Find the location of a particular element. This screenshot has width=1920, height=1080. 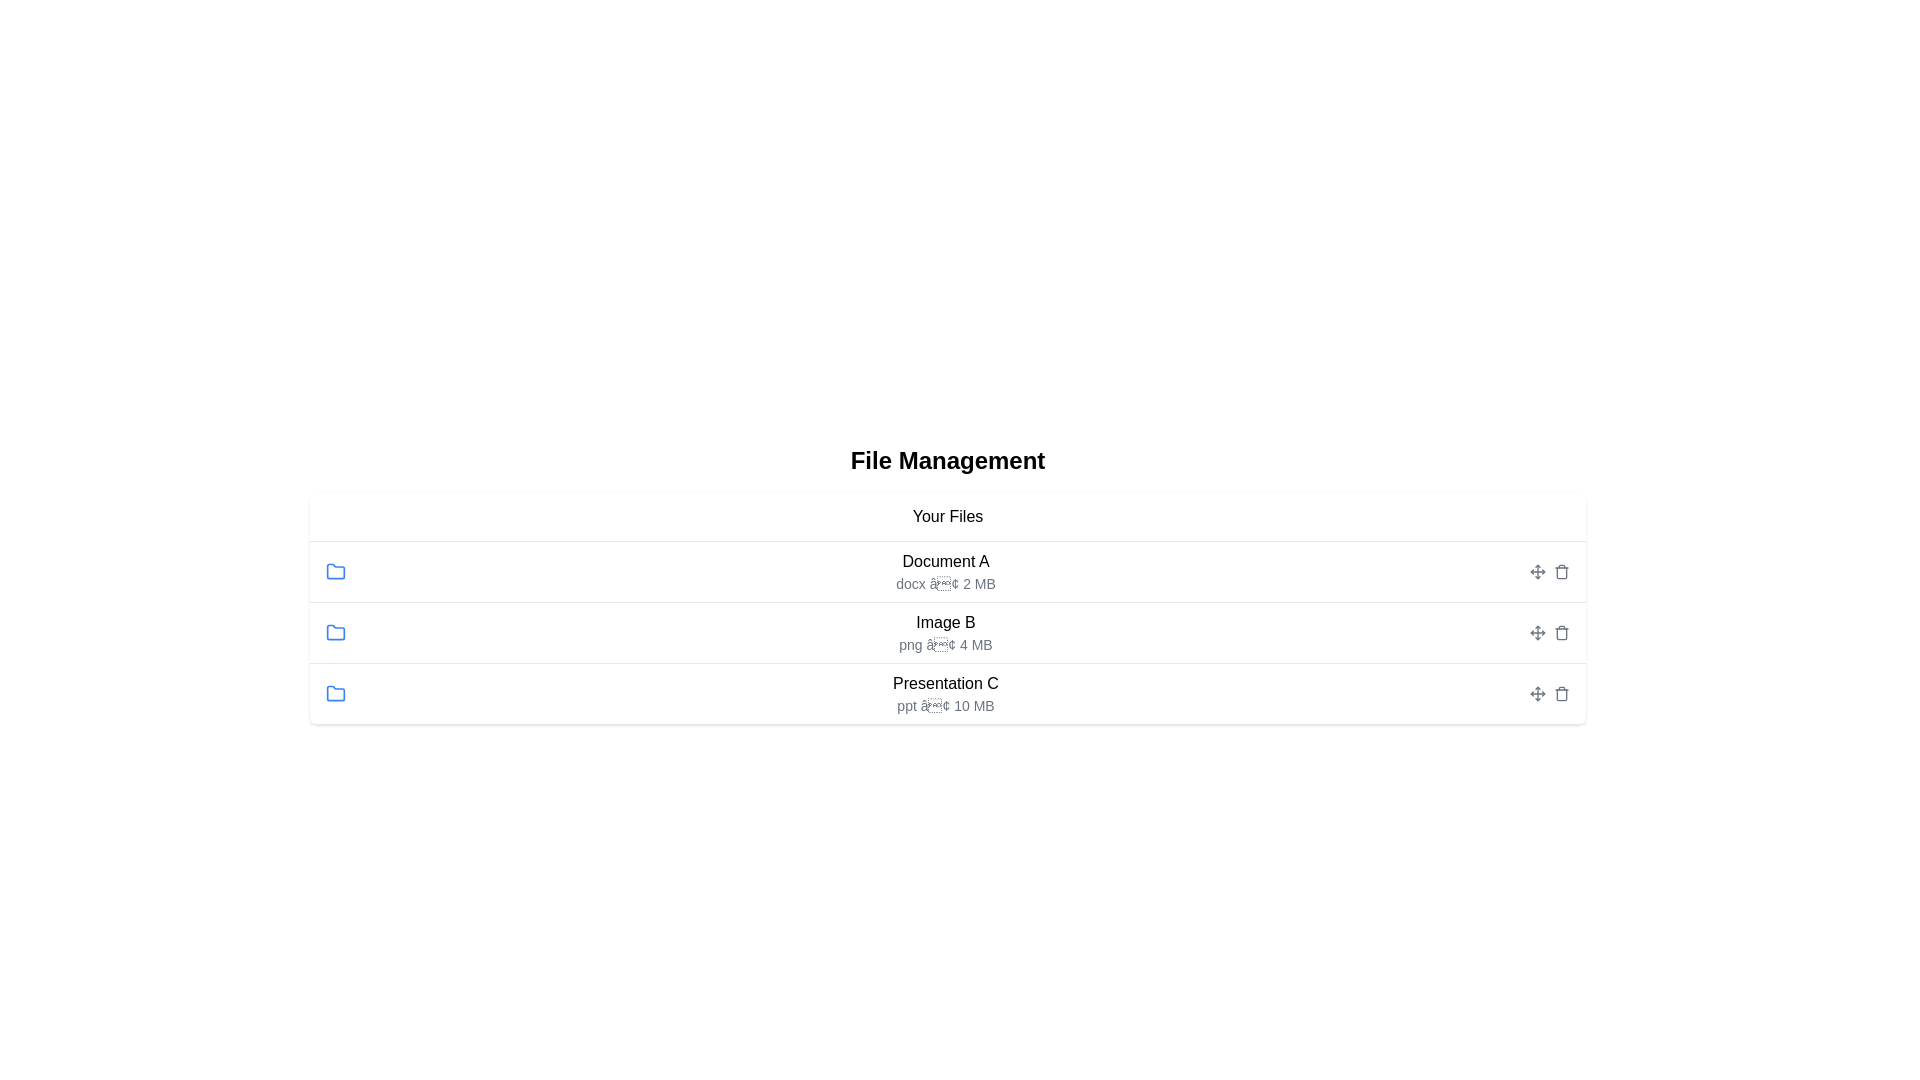

the blue folder icon located to the left of the 'Image B' entry in the file list is located at coordinates (336, 632).